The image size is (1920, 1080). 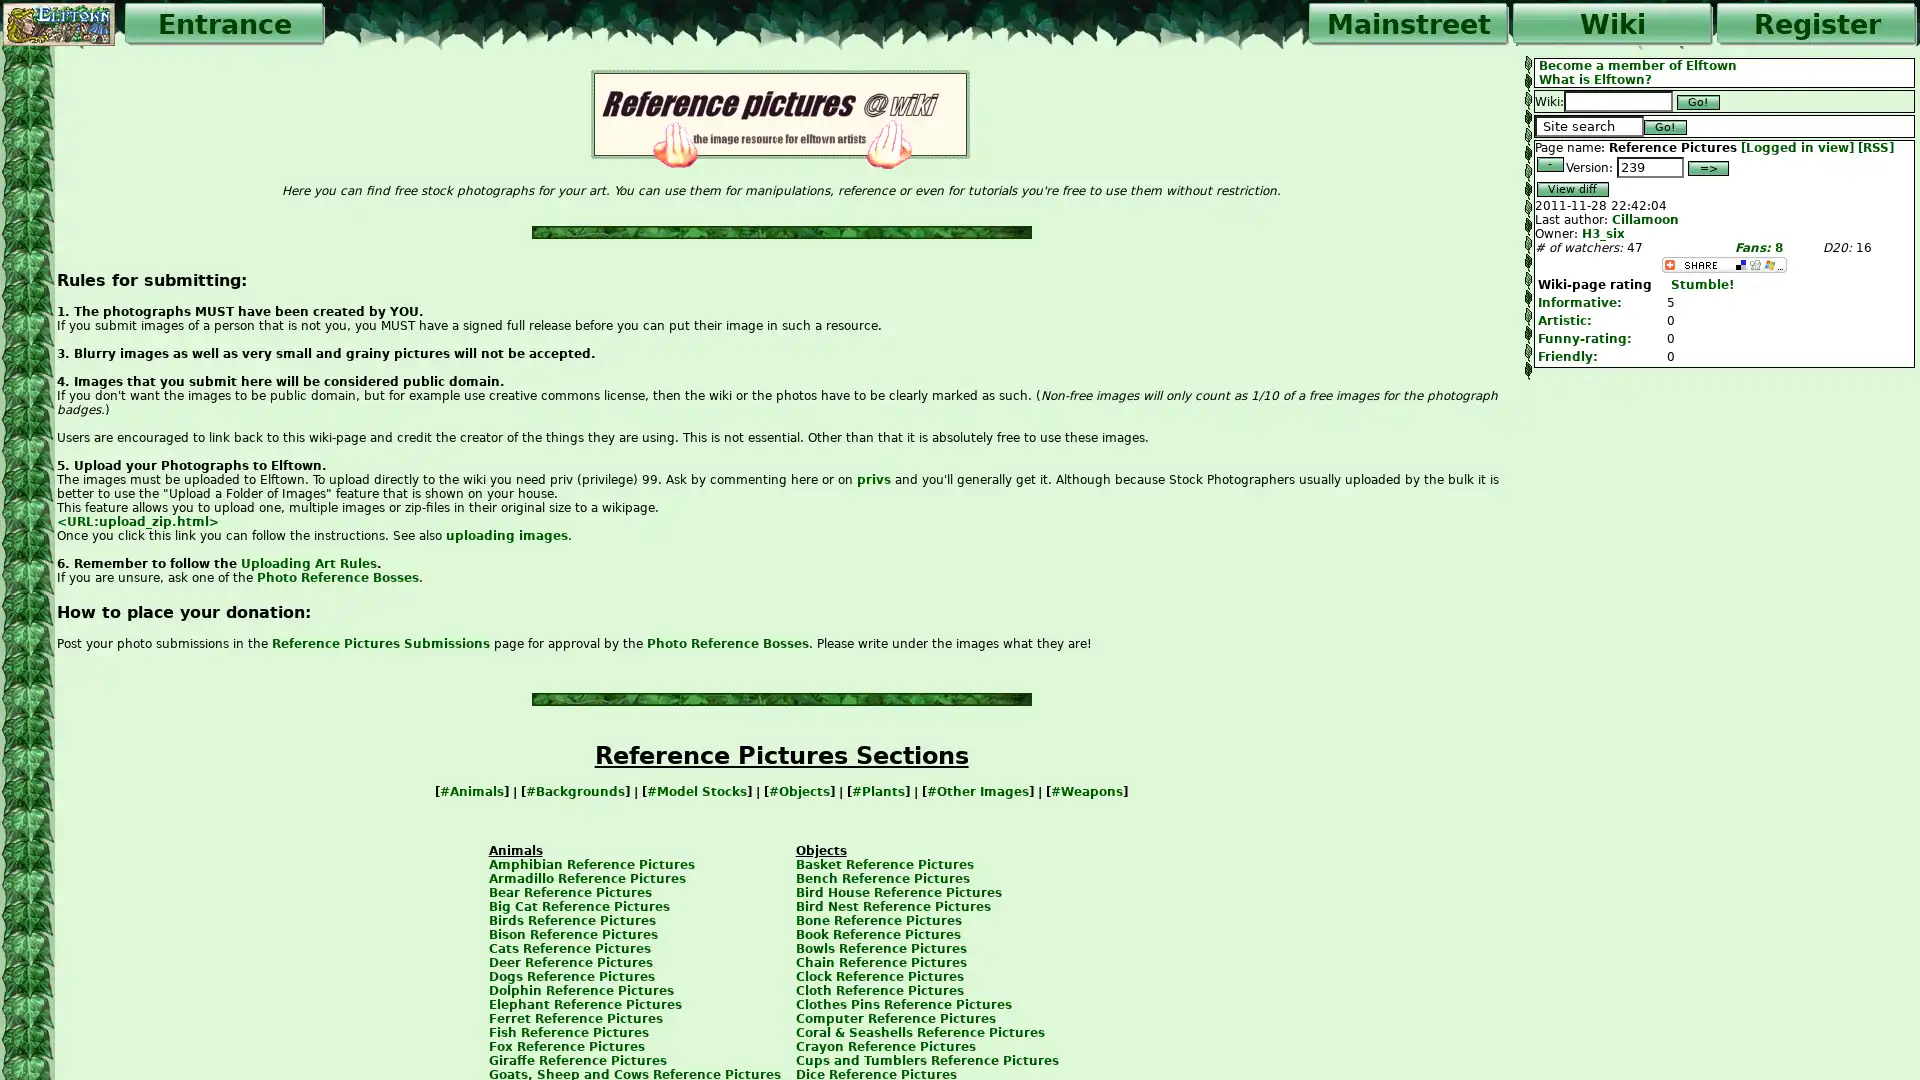 What do you see at coordinates (1697, 102) in the screenshot?
I see `Go!` at bounding box center [1697, 102].